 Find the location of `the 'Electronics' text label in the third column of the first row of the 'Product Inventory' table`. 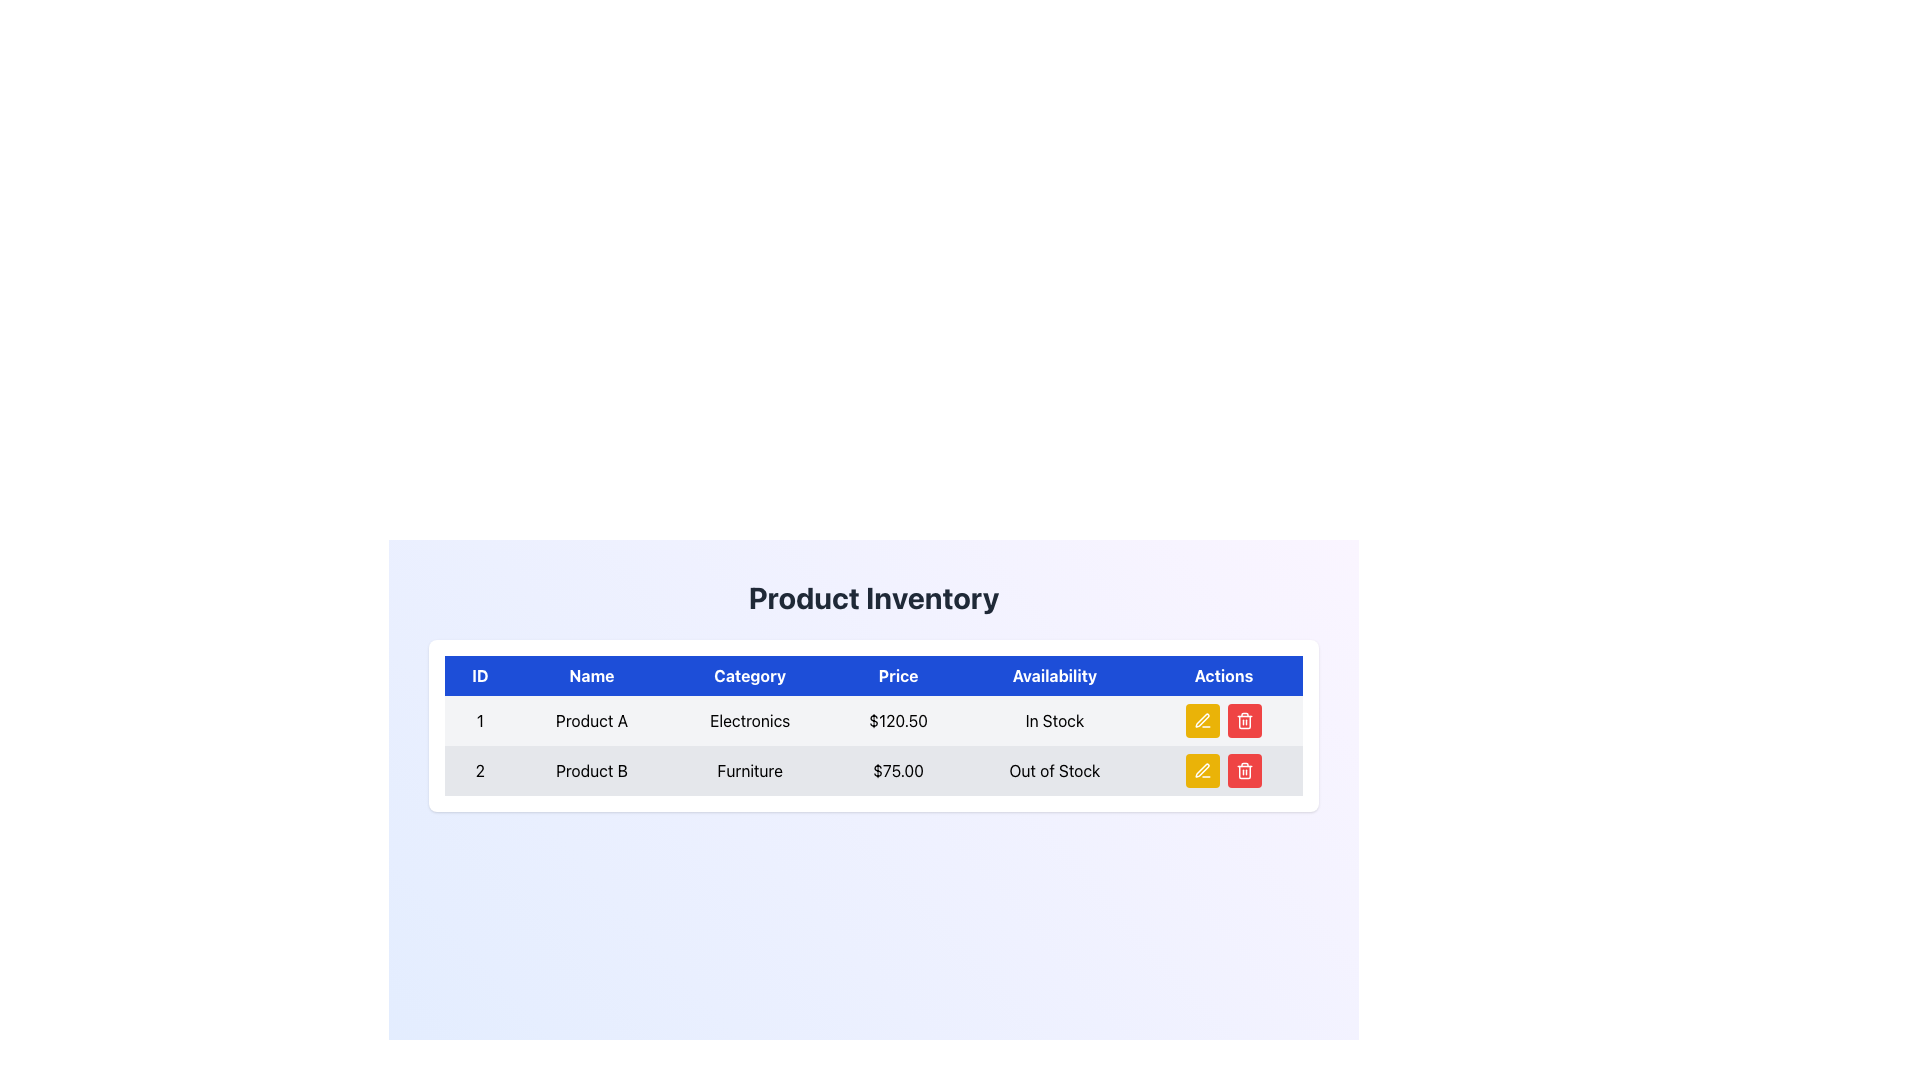

the 'Electronics' text label in the third column of the first row of the 'Product Inventory' table is located at coordinates (749, 721).